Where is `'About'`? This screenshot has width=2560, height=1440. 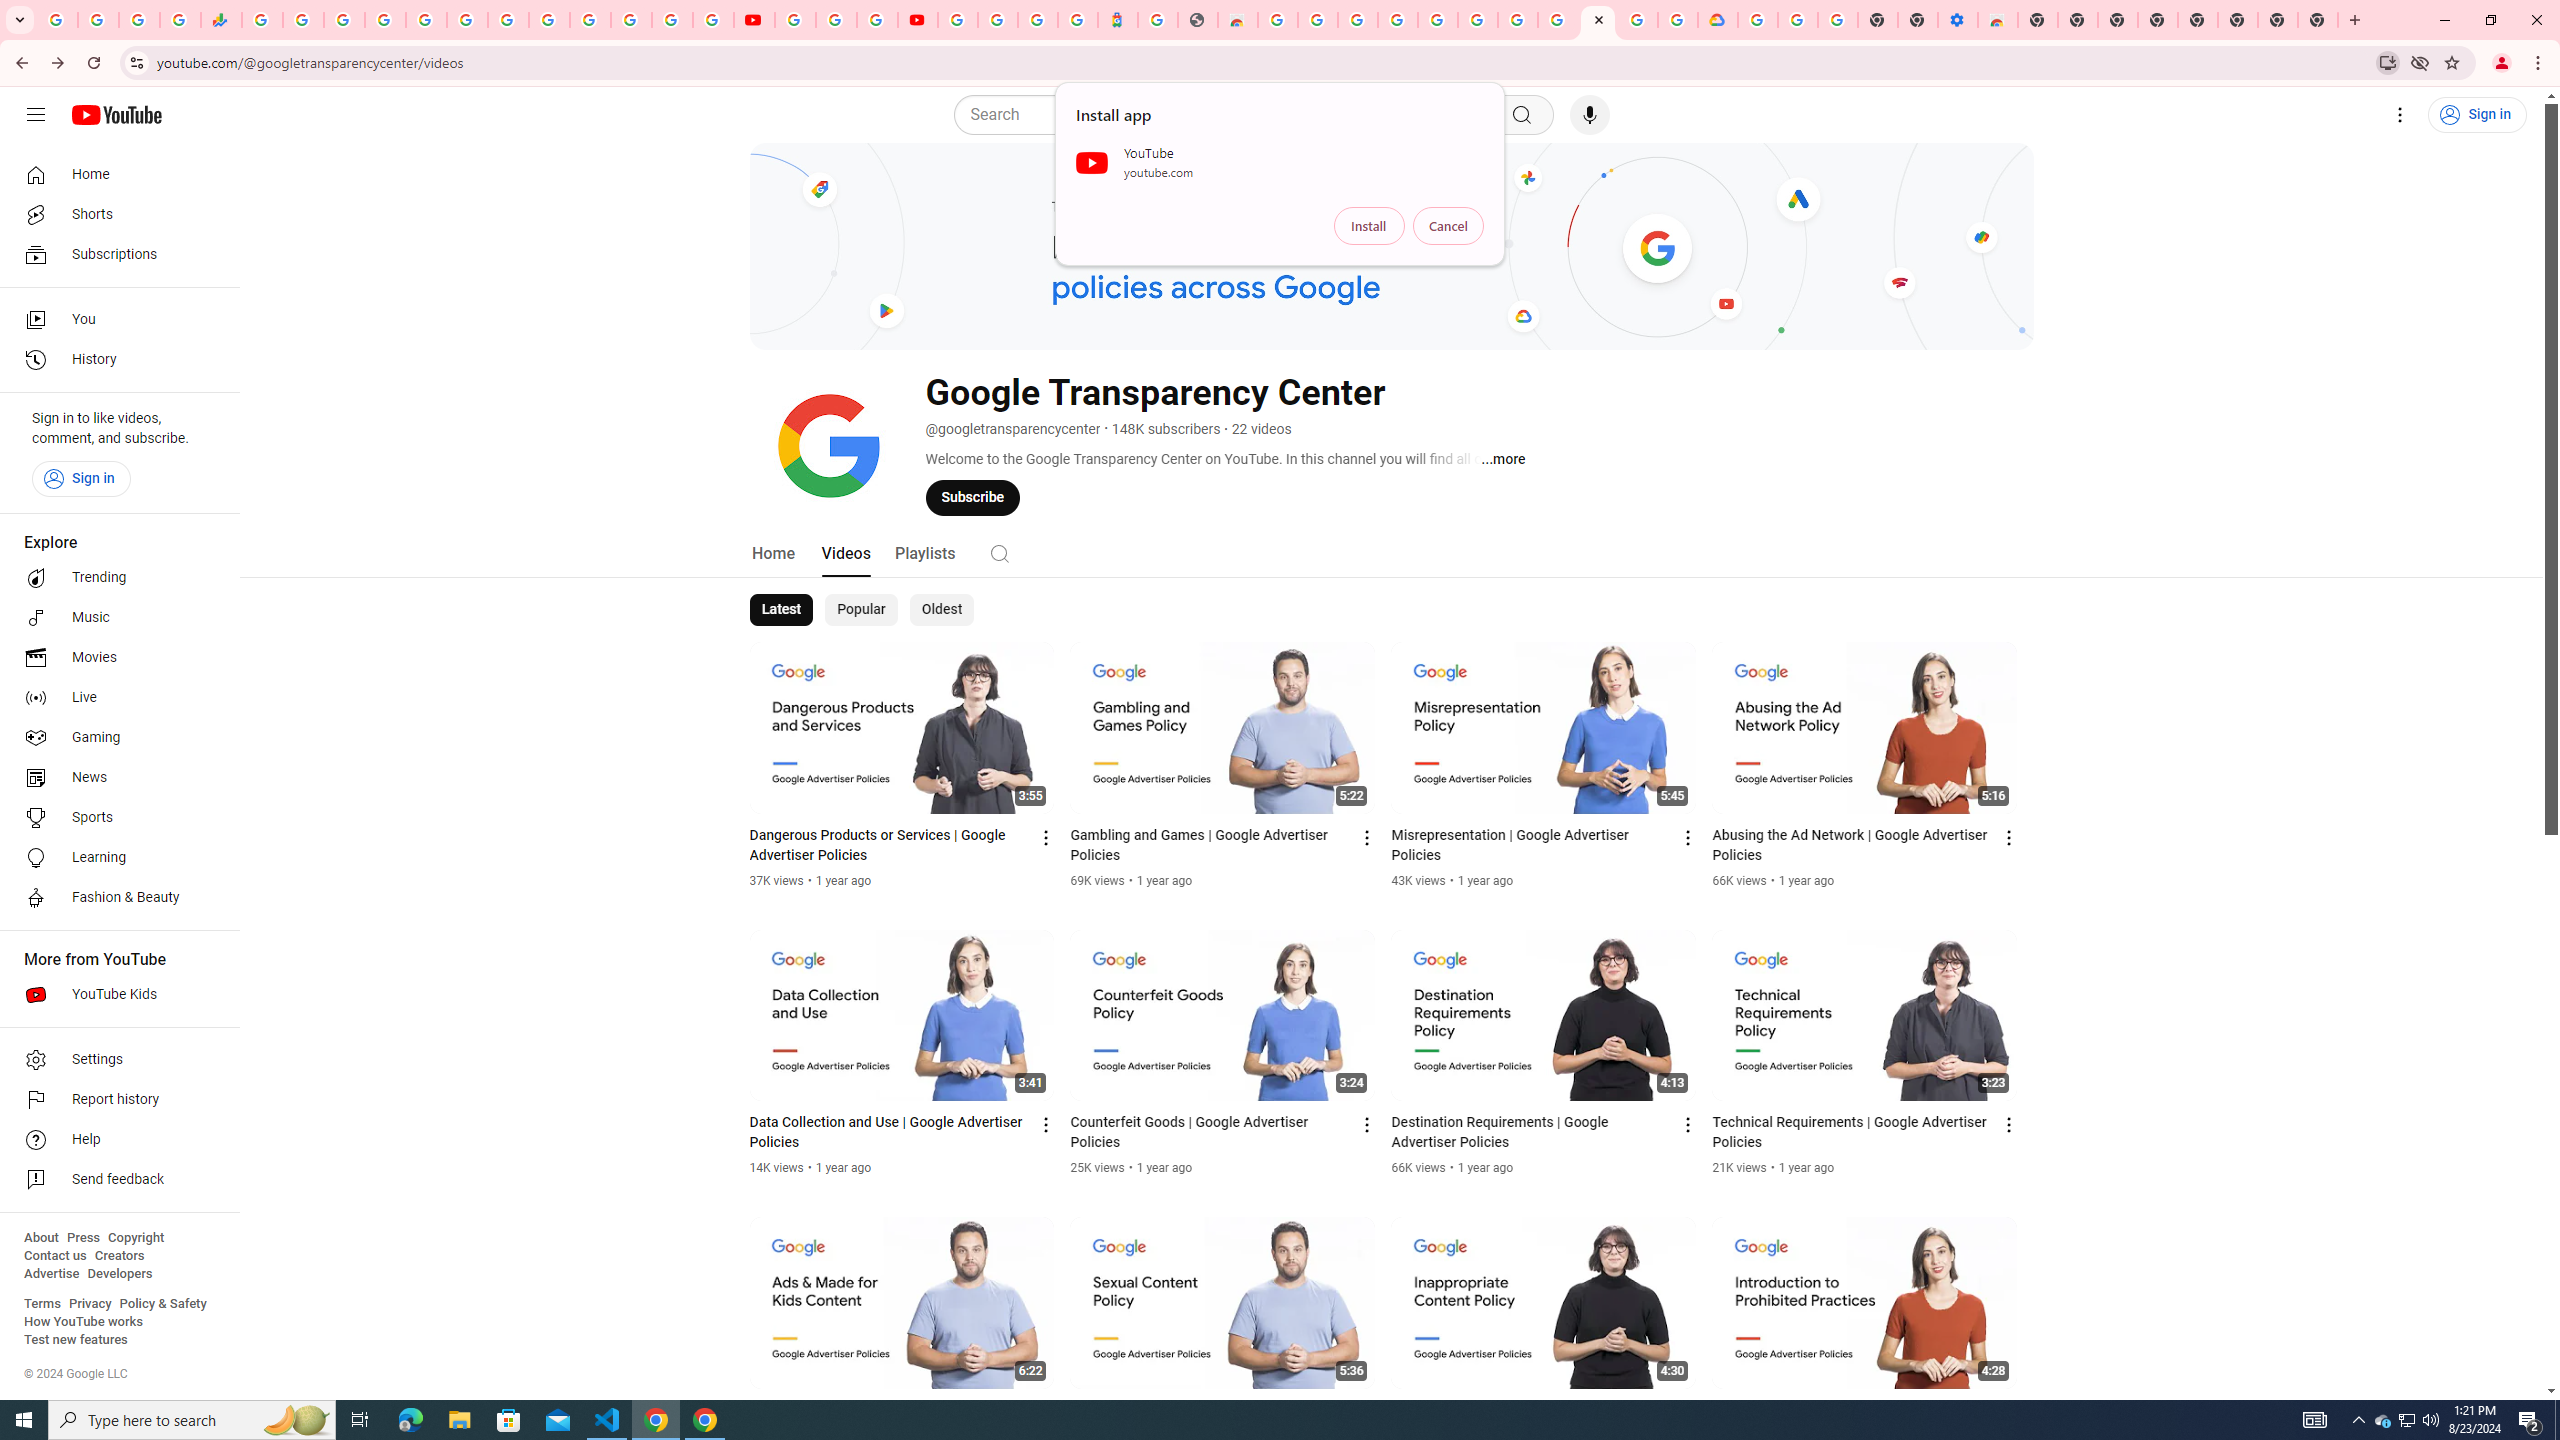 'About' is located at coordinates (40, 1237).